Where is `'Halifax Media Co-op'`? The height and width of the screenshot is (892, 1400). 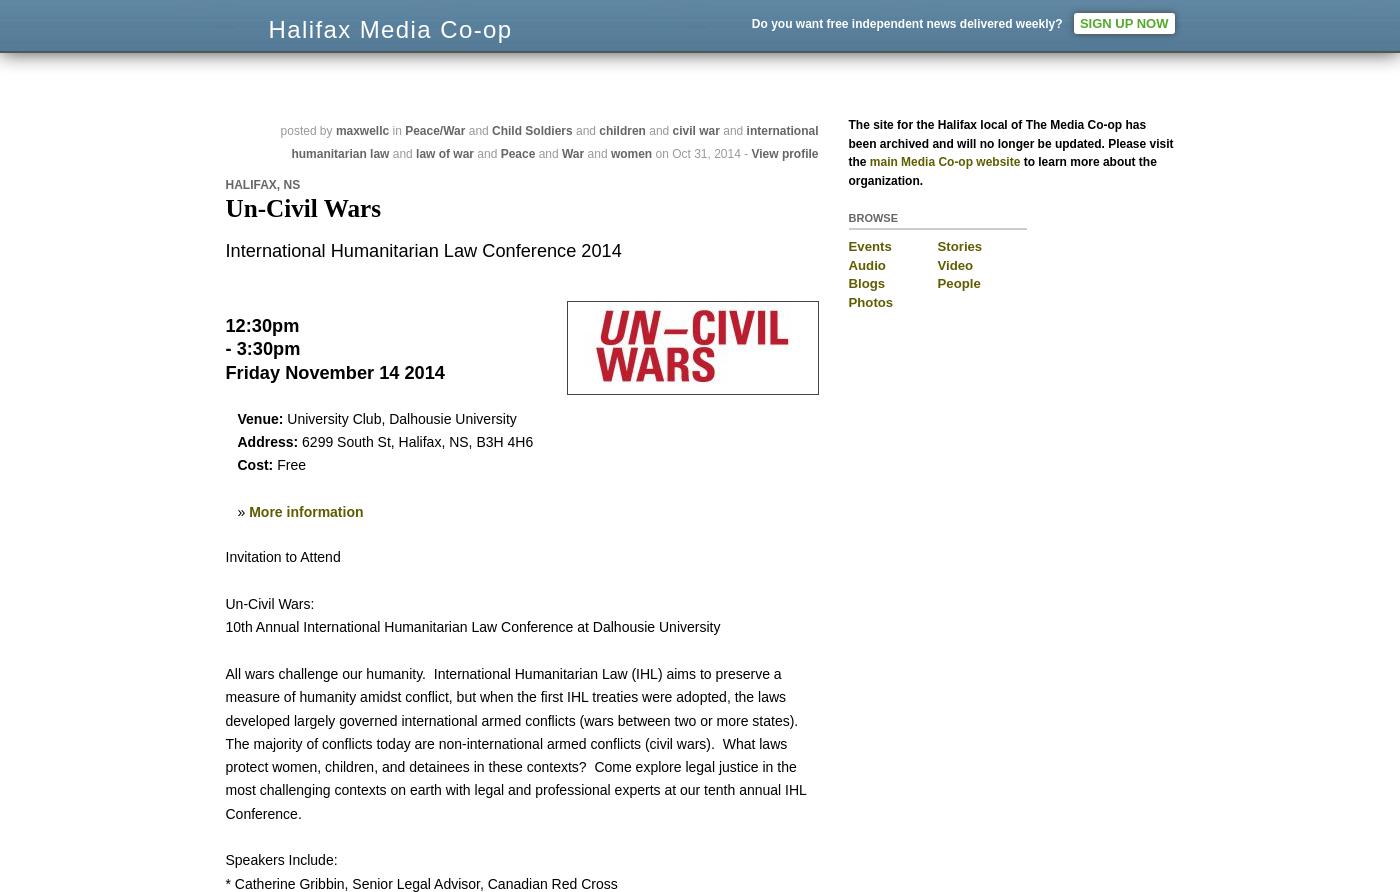
'Halifax Media Co-op' is located at coordinates (456, 48).